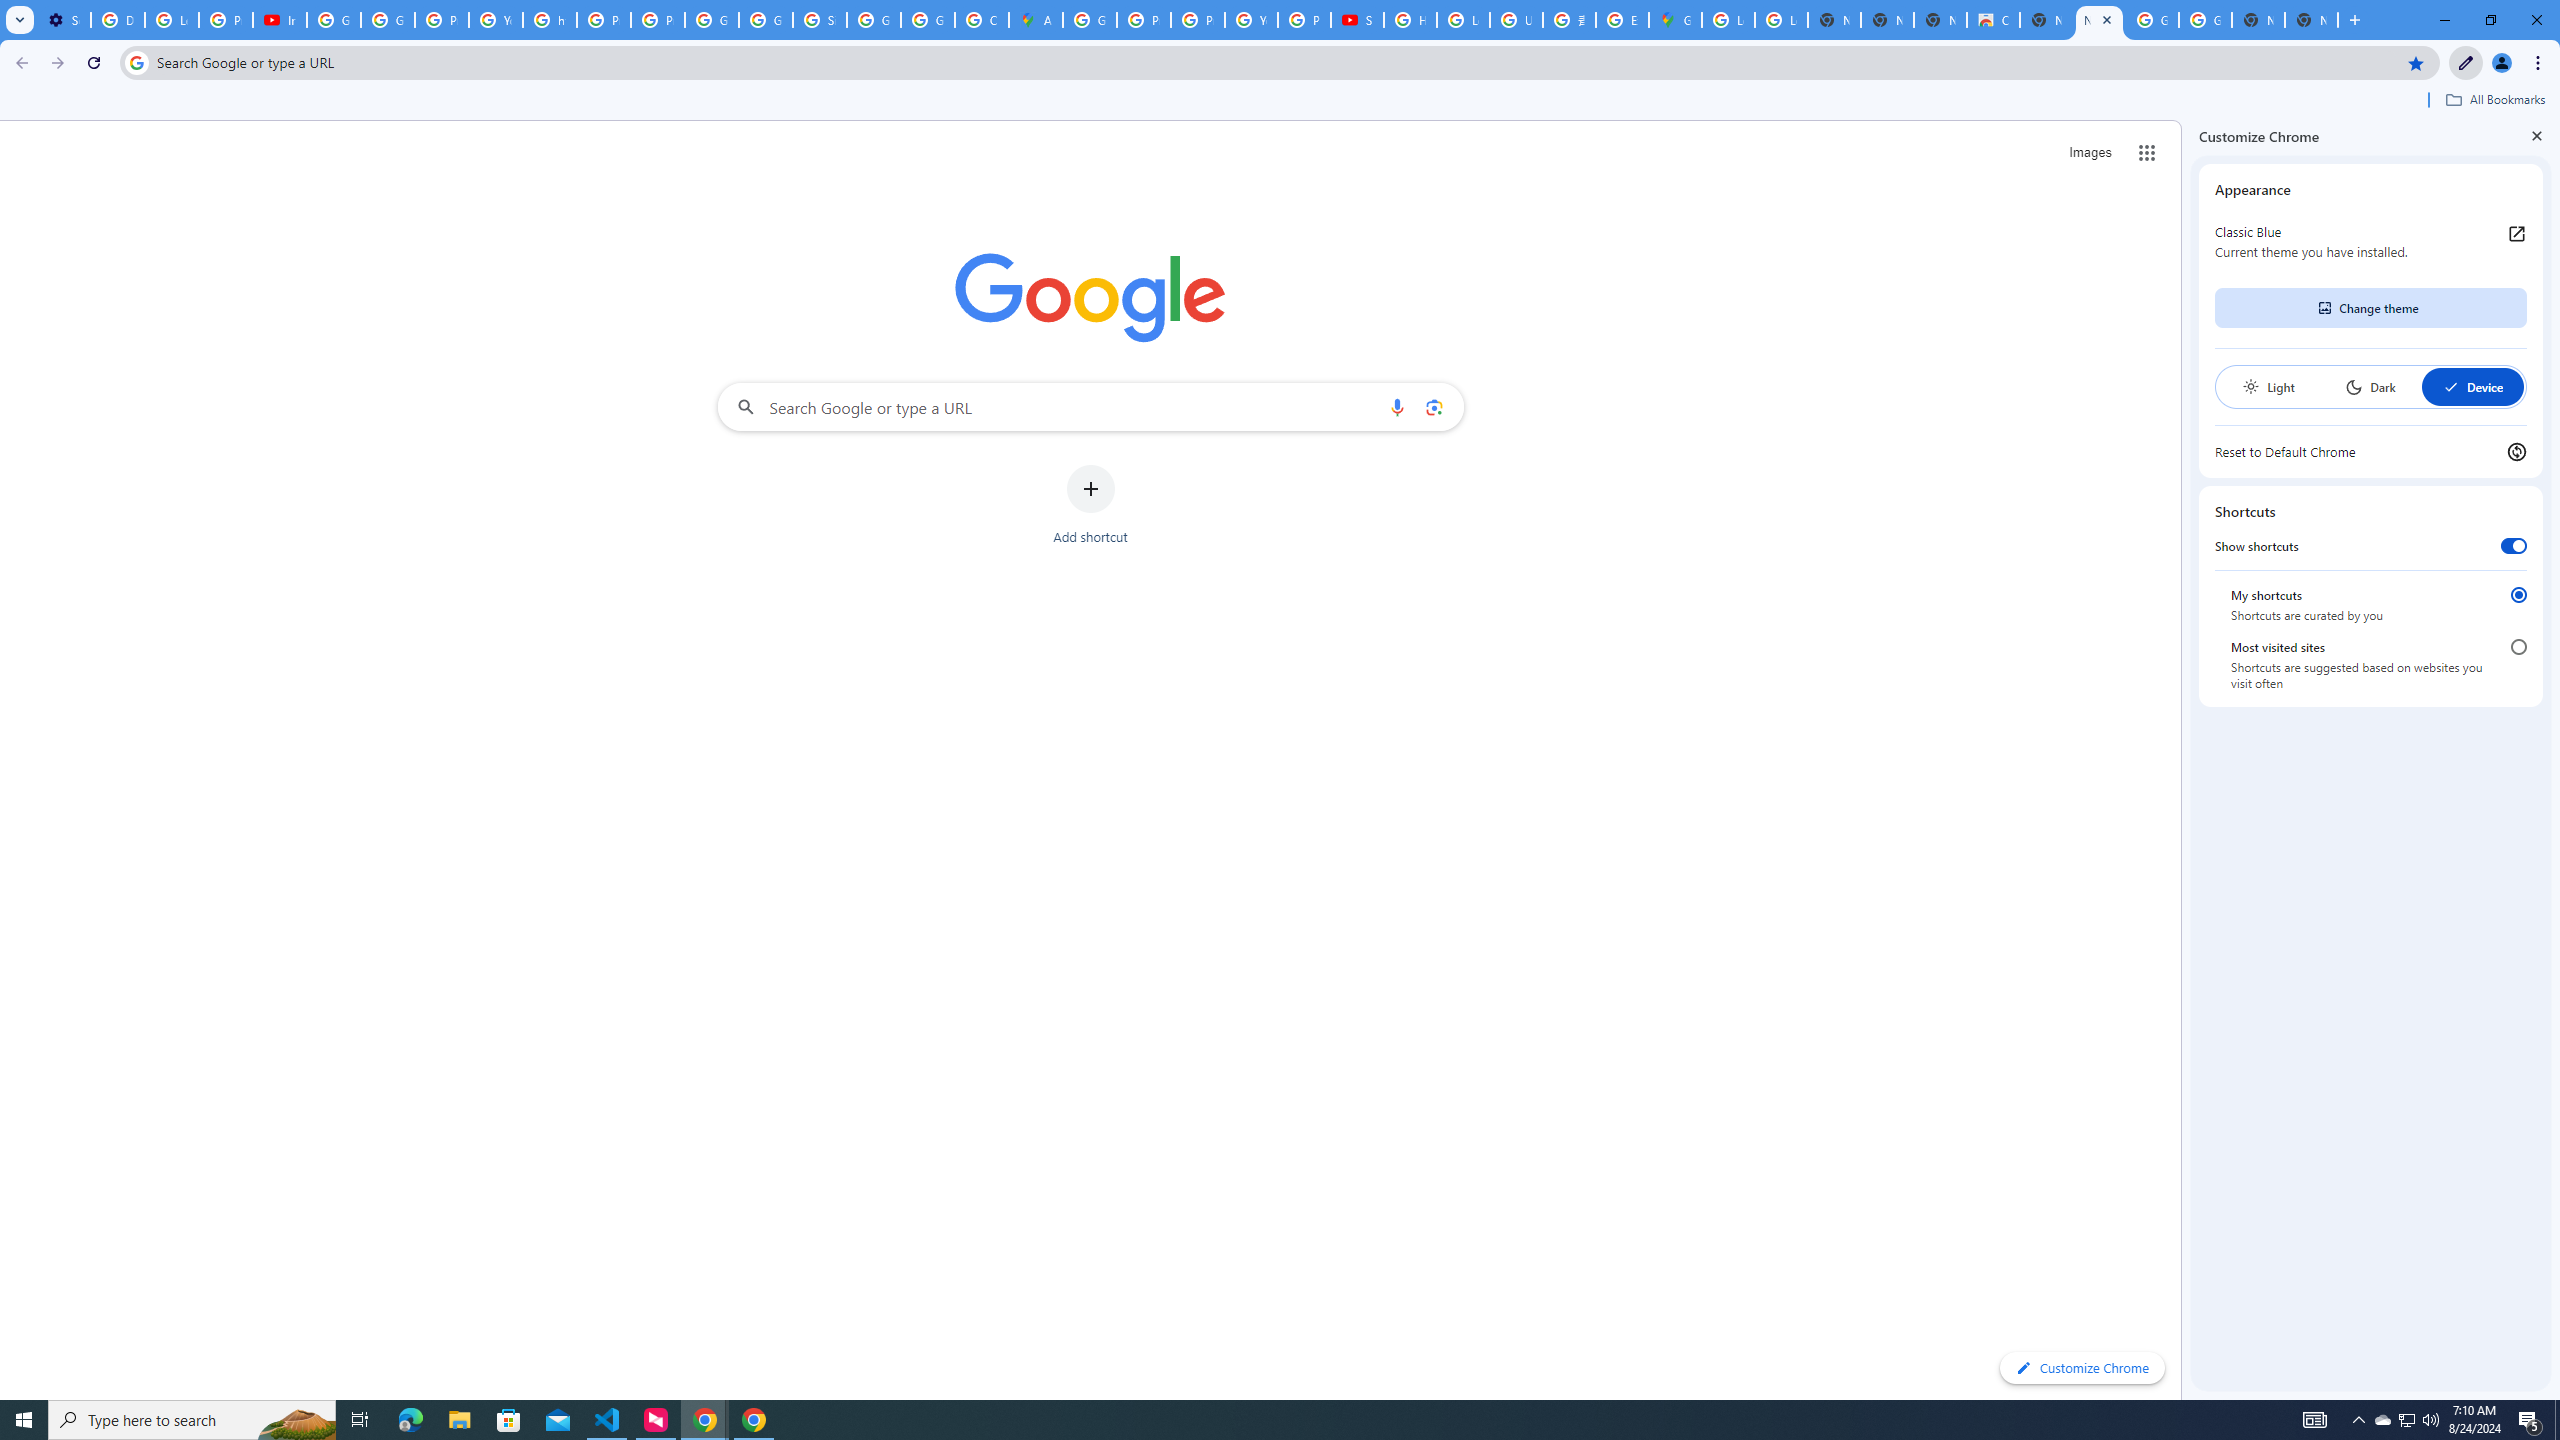 The height and width of the screenshot is (1440, 2560). What do you see at coordinates (2145, 152) in the screenshot?
I see `'Google apps'` at bounding box center [2145, 152].